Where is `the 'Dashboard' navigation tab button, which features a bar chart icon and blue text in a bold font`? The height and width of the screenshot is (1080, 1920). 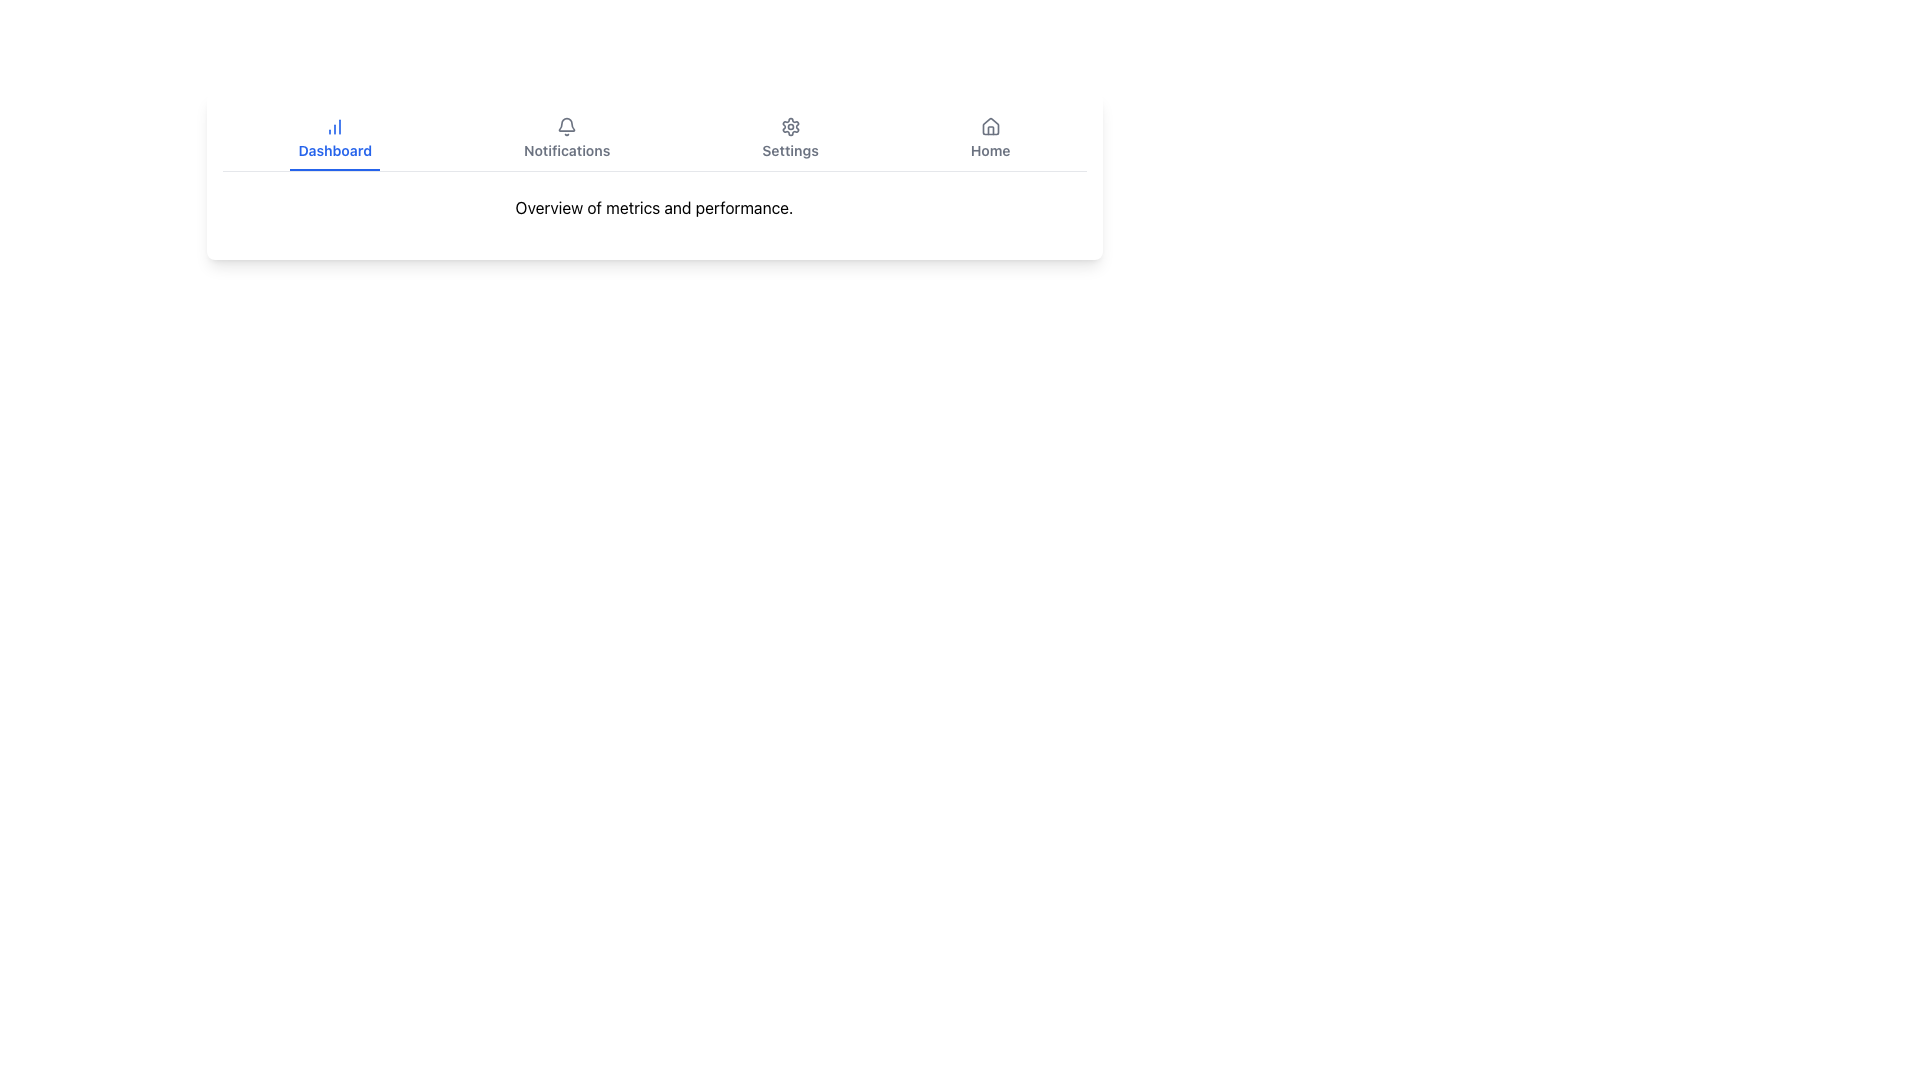
the 'Dashboard' navigation tab button, which features a bar chart icon and blue text in a bold font is located at coordinates (335, 138).